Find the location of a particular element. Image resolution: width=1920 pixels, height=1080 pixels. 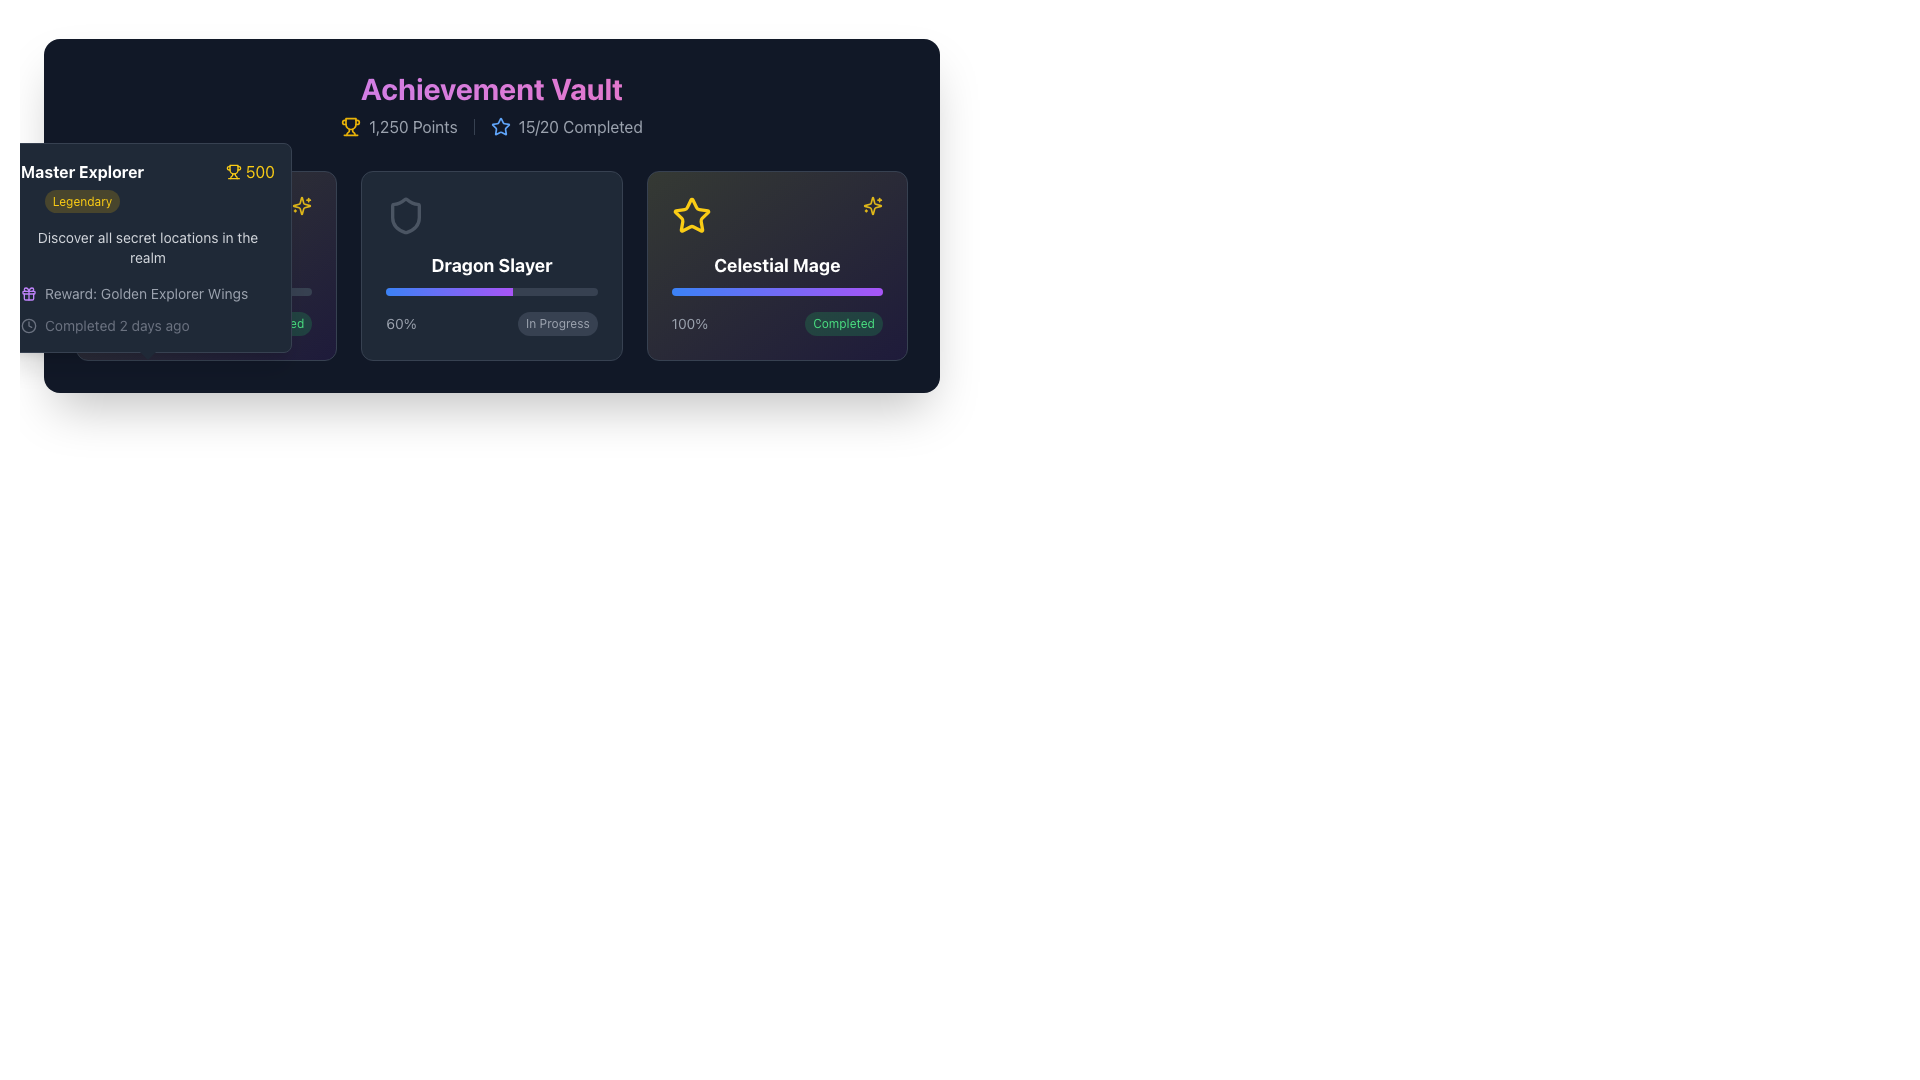

the animated glowing icon located beside the 'Celestial Mage' text in the 'Achievement Vault' section is located at coordinates (301, 205).